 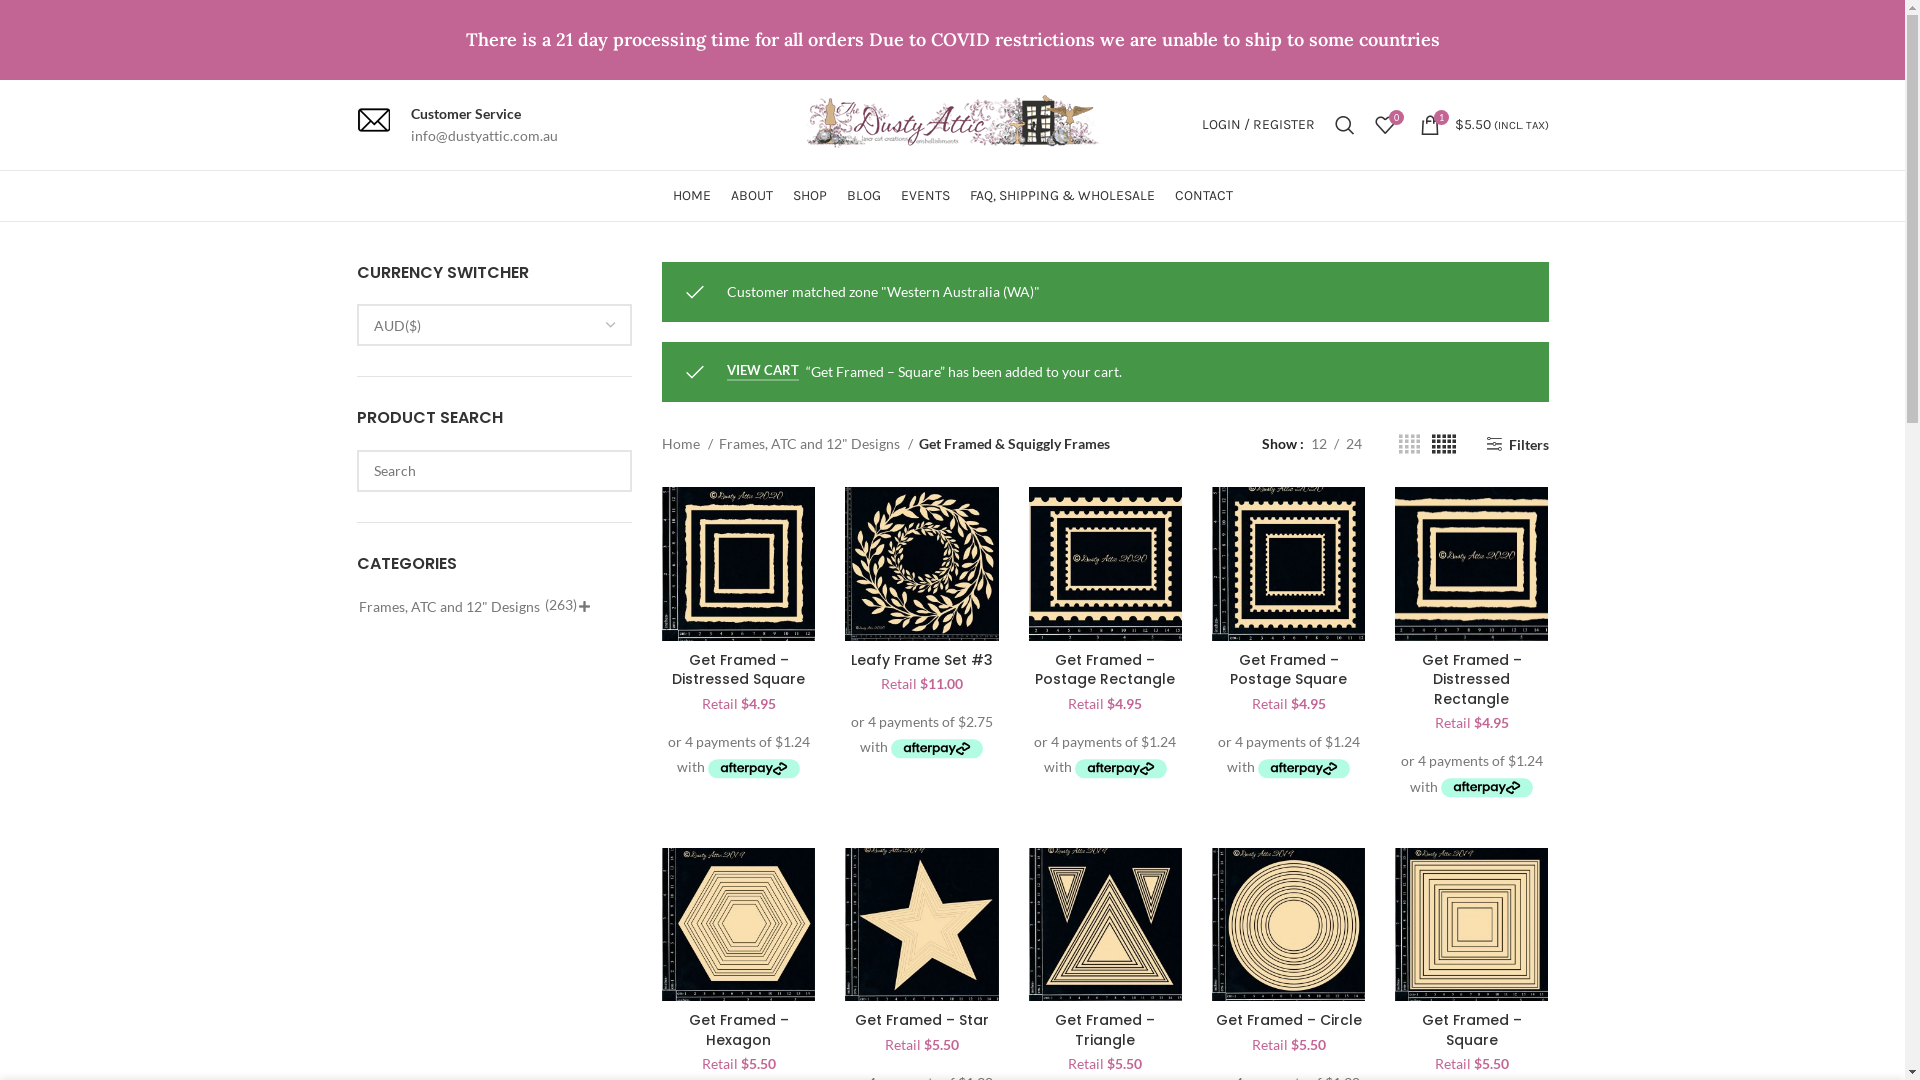 What do you see at coordinates (373, 119) in the screenshot?
I see `'mailicon'` at bounding box center [373, 119].